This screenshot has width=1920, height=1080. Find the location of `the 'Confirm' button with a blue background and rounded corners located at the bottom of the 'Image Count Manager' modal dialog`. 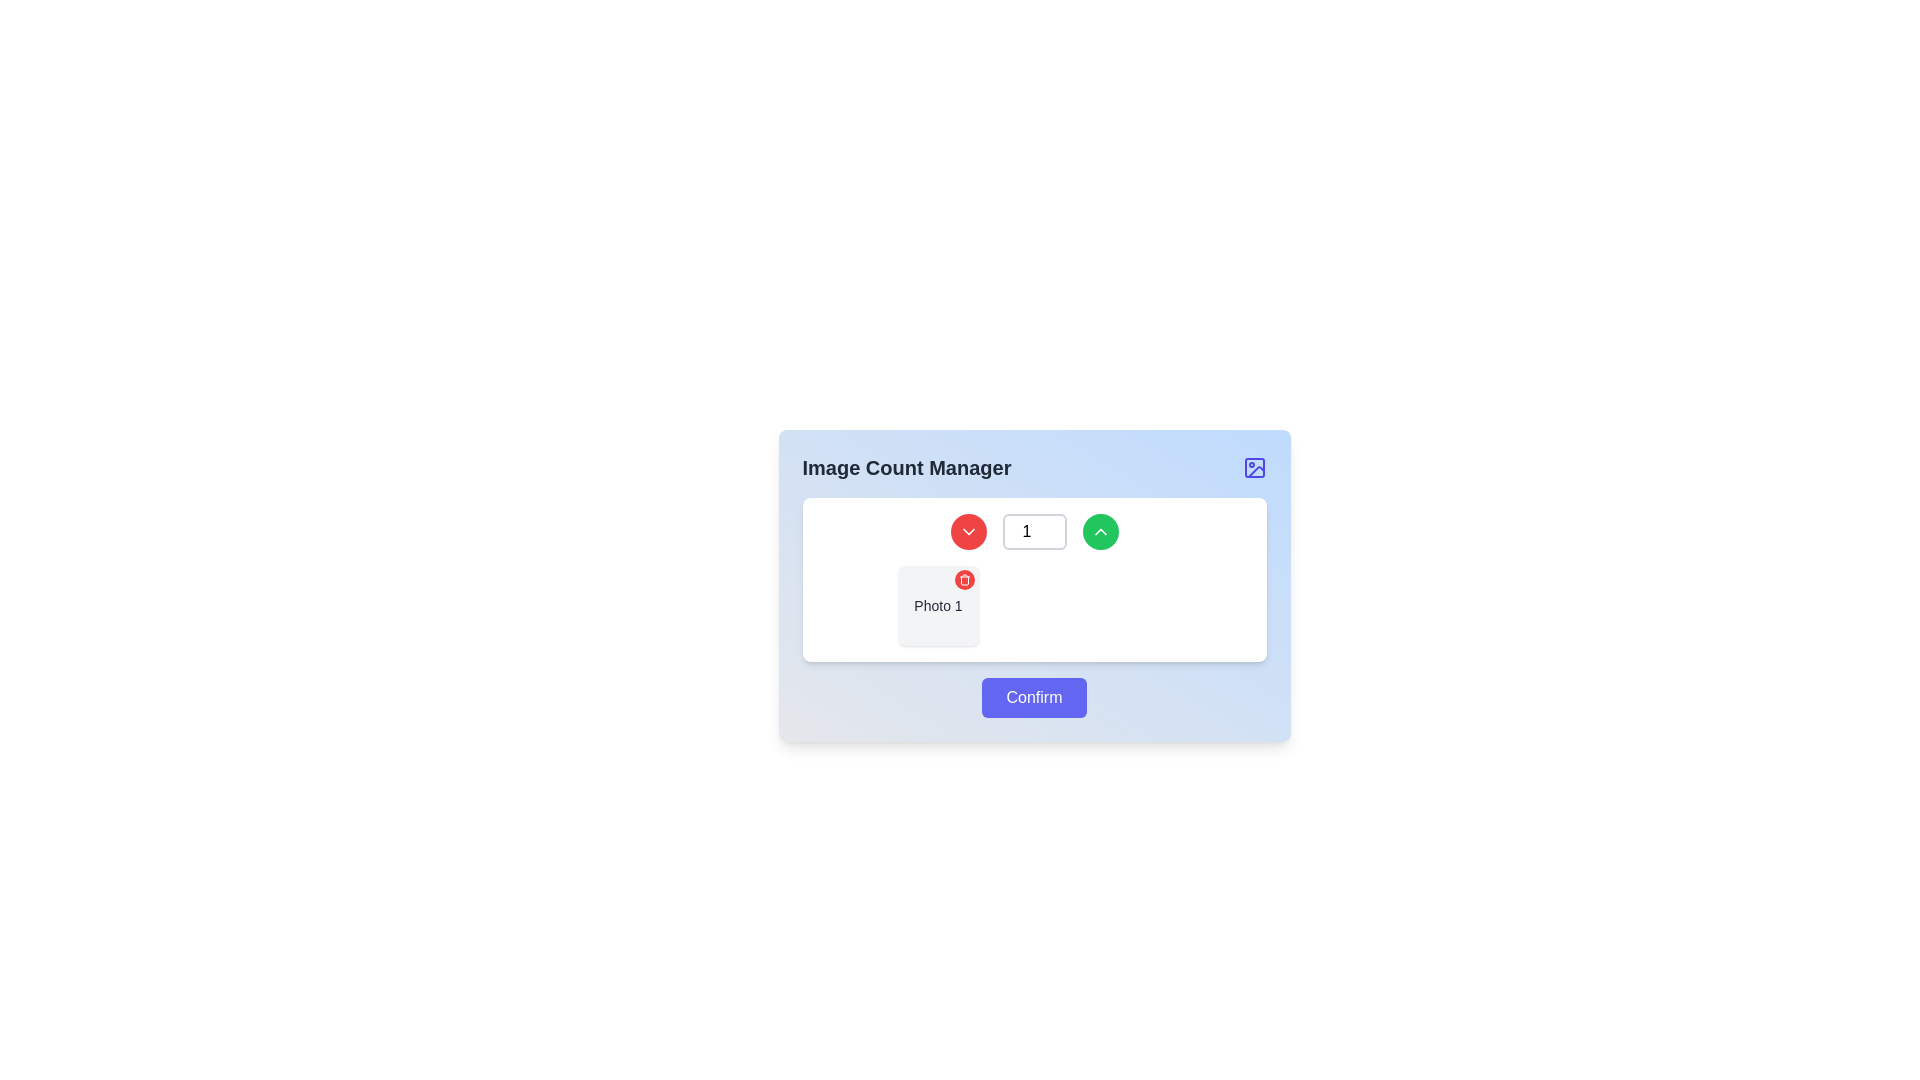

the 'Confirm' button with a blue background and rounded corners located at the bottom of the 'Image Count Manager' modal dialog is located at coordinates (1033, 697).